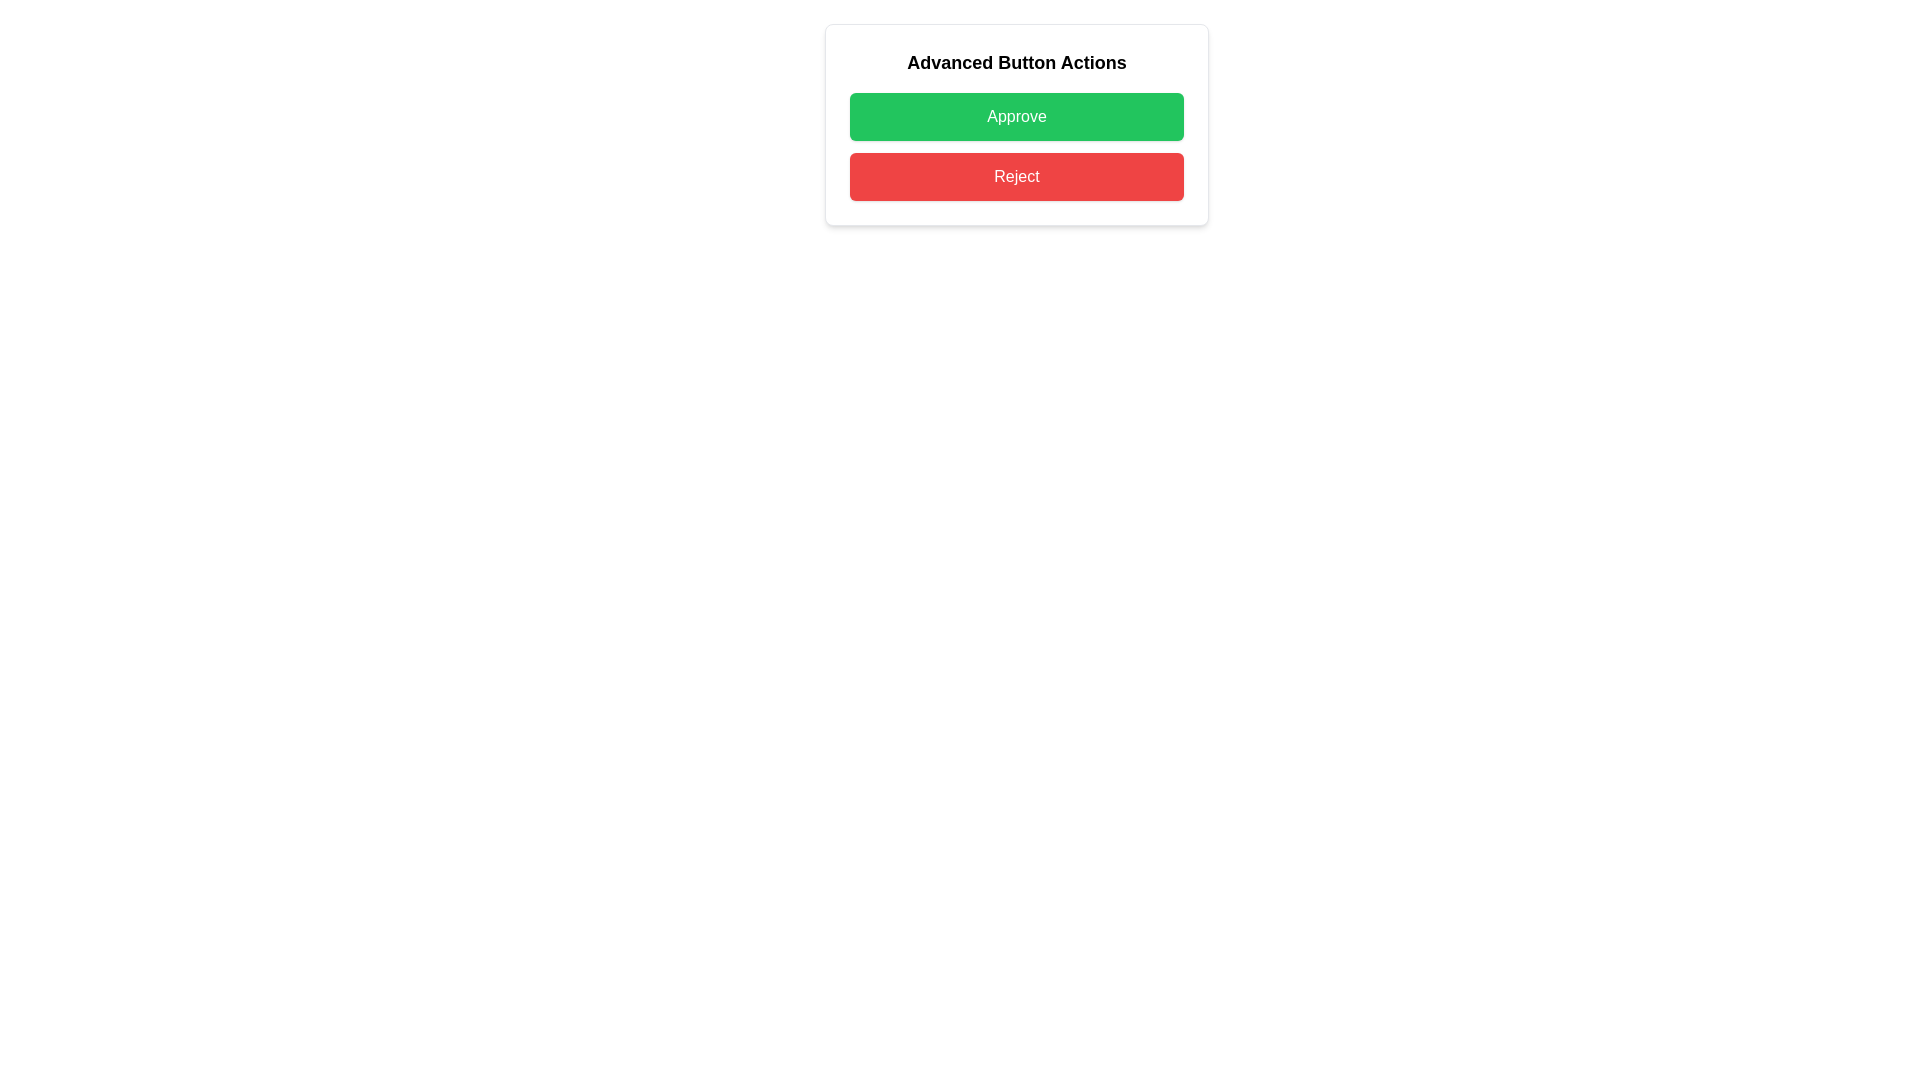  What do you see at coordinates (1017, 176) in the screenshot?
I see `the rejection button located directly below the 'Approve' button` at bounding box center [1017, 176].